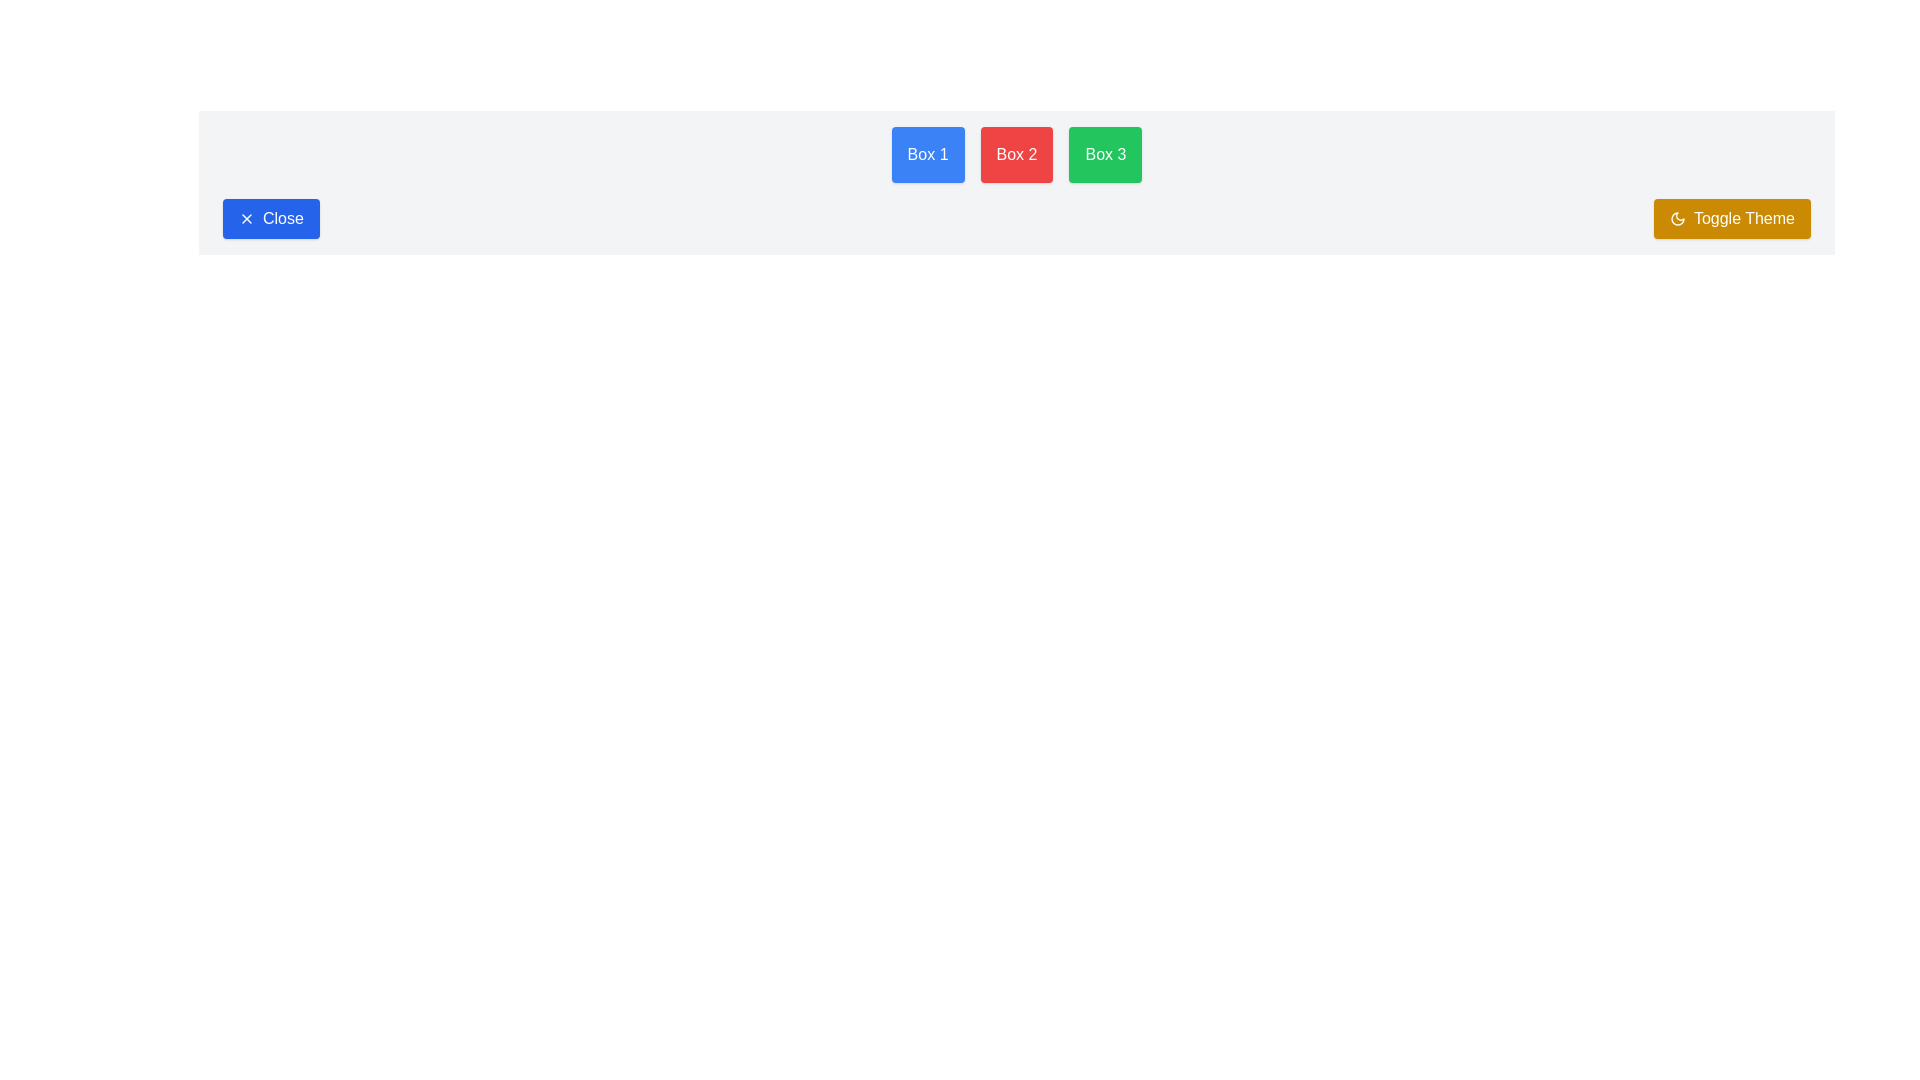  What do you see at coordinates (1017, 153) in the screenshot?
I see `the red rectangular button labeled 'Box 2' which is visually distinct with a white text and rounded corners, located between the blue 'Box 1' and green 'Box 3' buttons` at bounding box center [1017, 153].